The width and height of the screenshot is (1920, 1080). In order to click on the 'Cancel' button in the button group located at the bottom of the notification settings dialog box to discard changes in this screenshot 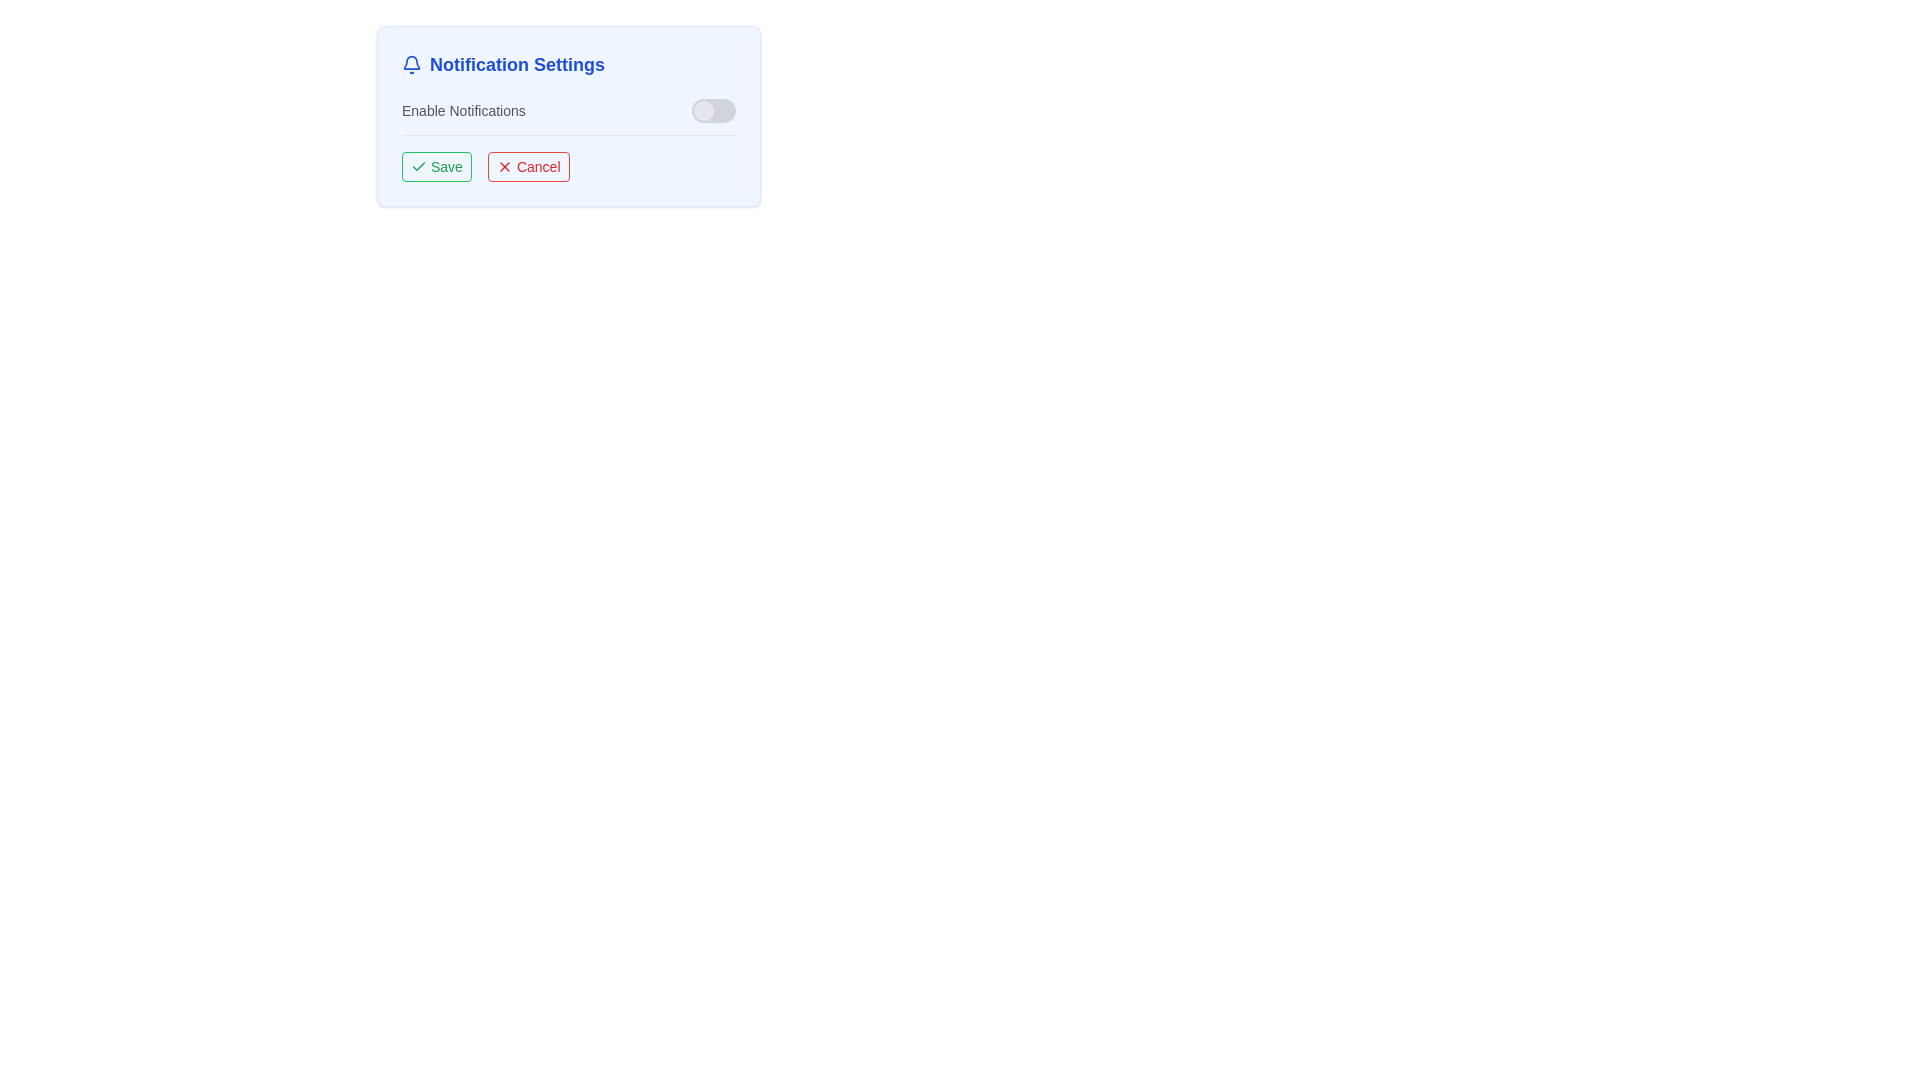, I will do `click(568, 165)`.